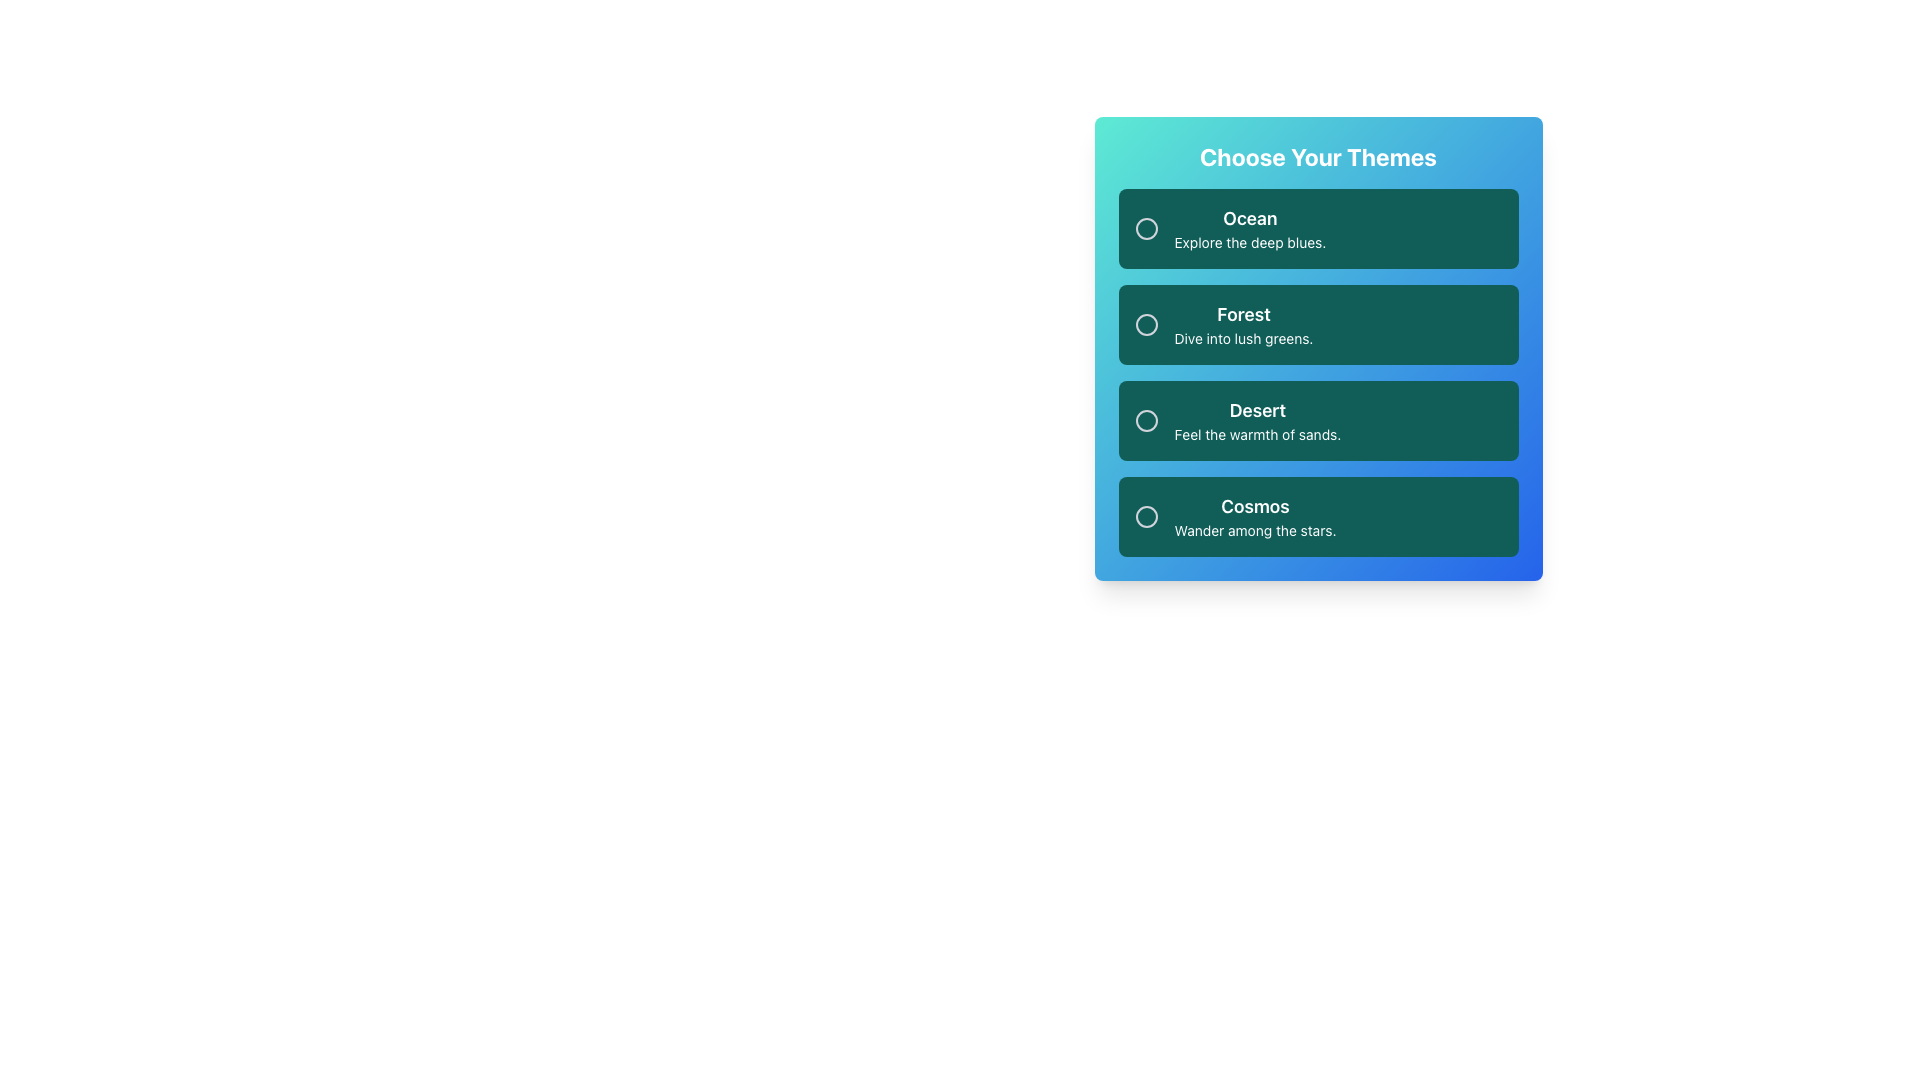 The image size is (1920, 1080). What do you see at coordinates (1249, 242) in the screenshot?
I see `the static text label that provides additional details about the 'Ocean' theme option, located below the 'Ocean' title text` at bounding box center [1249, 242].